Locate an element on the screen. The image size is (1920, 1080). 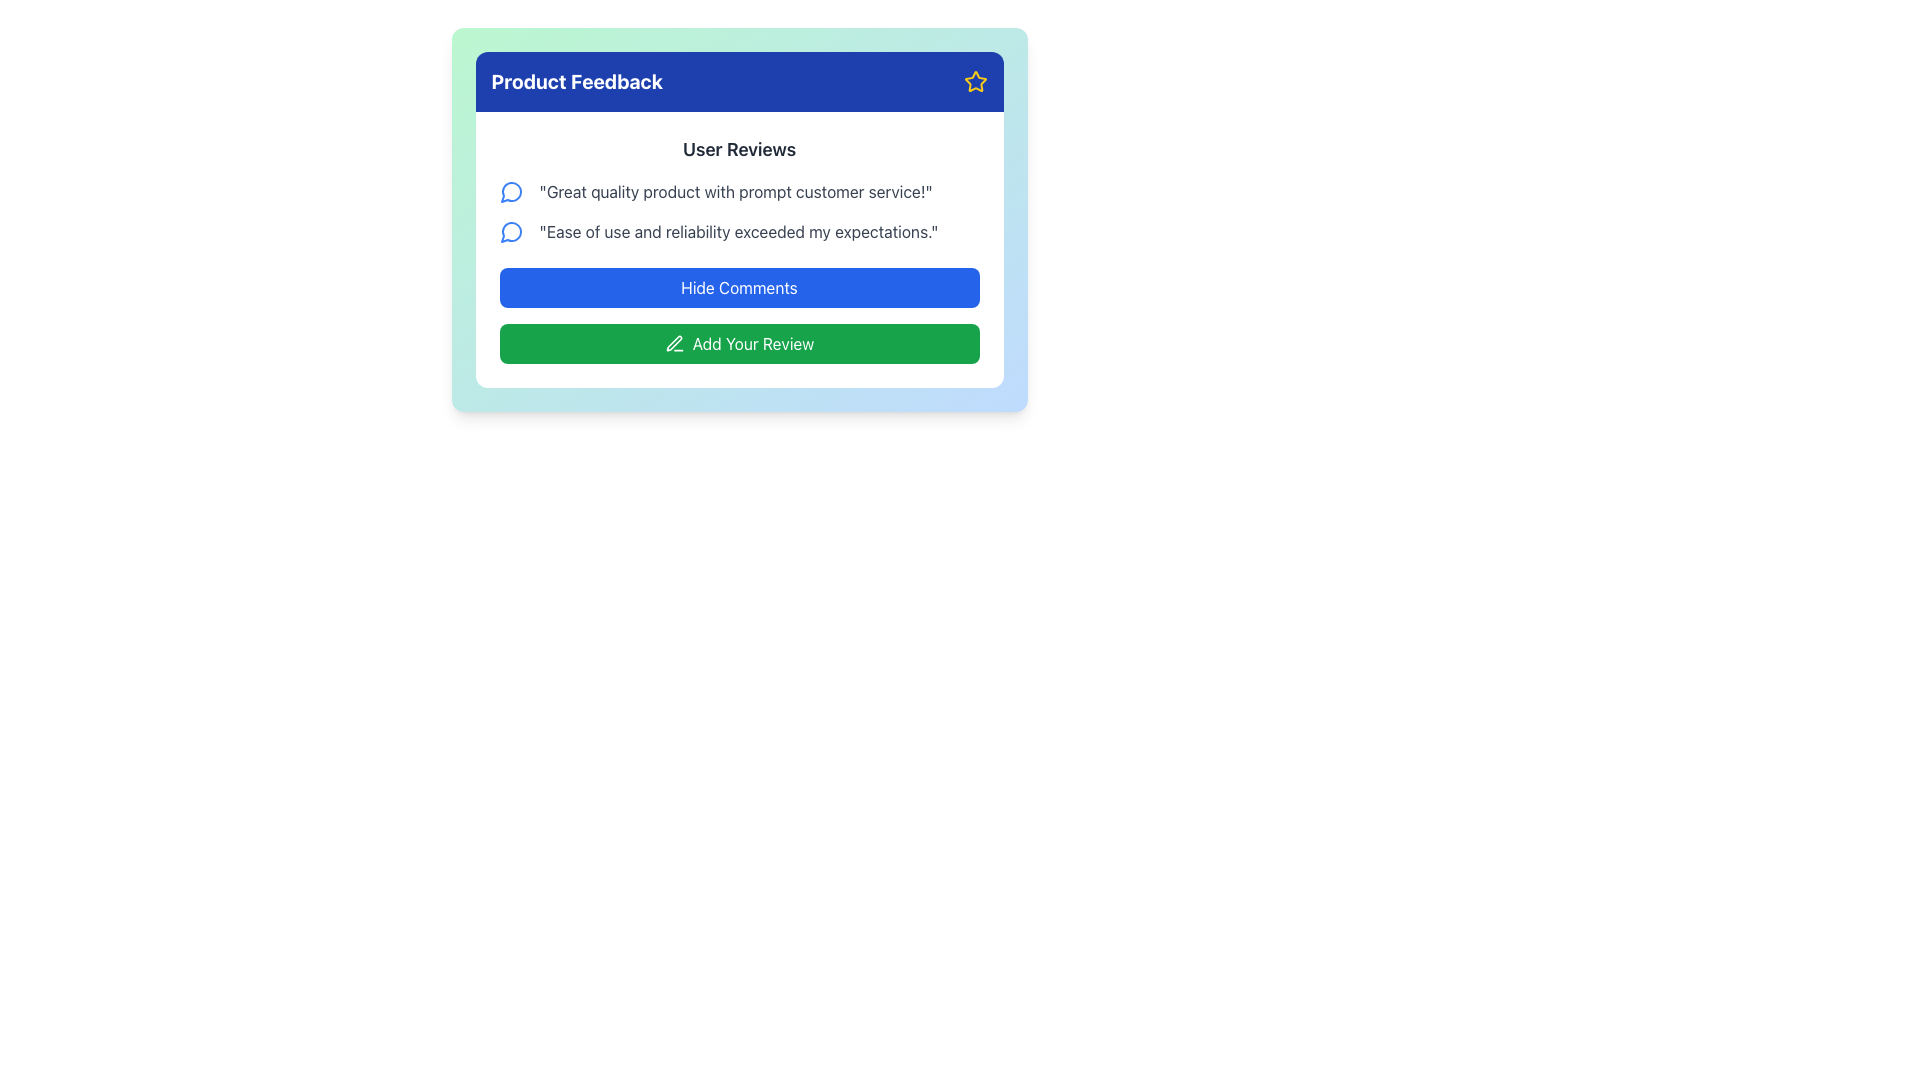
the pen icon within the green 'Add Your Review' button located at the bottom of the 'Product Feedback' card is located at coordinates (674, 342).